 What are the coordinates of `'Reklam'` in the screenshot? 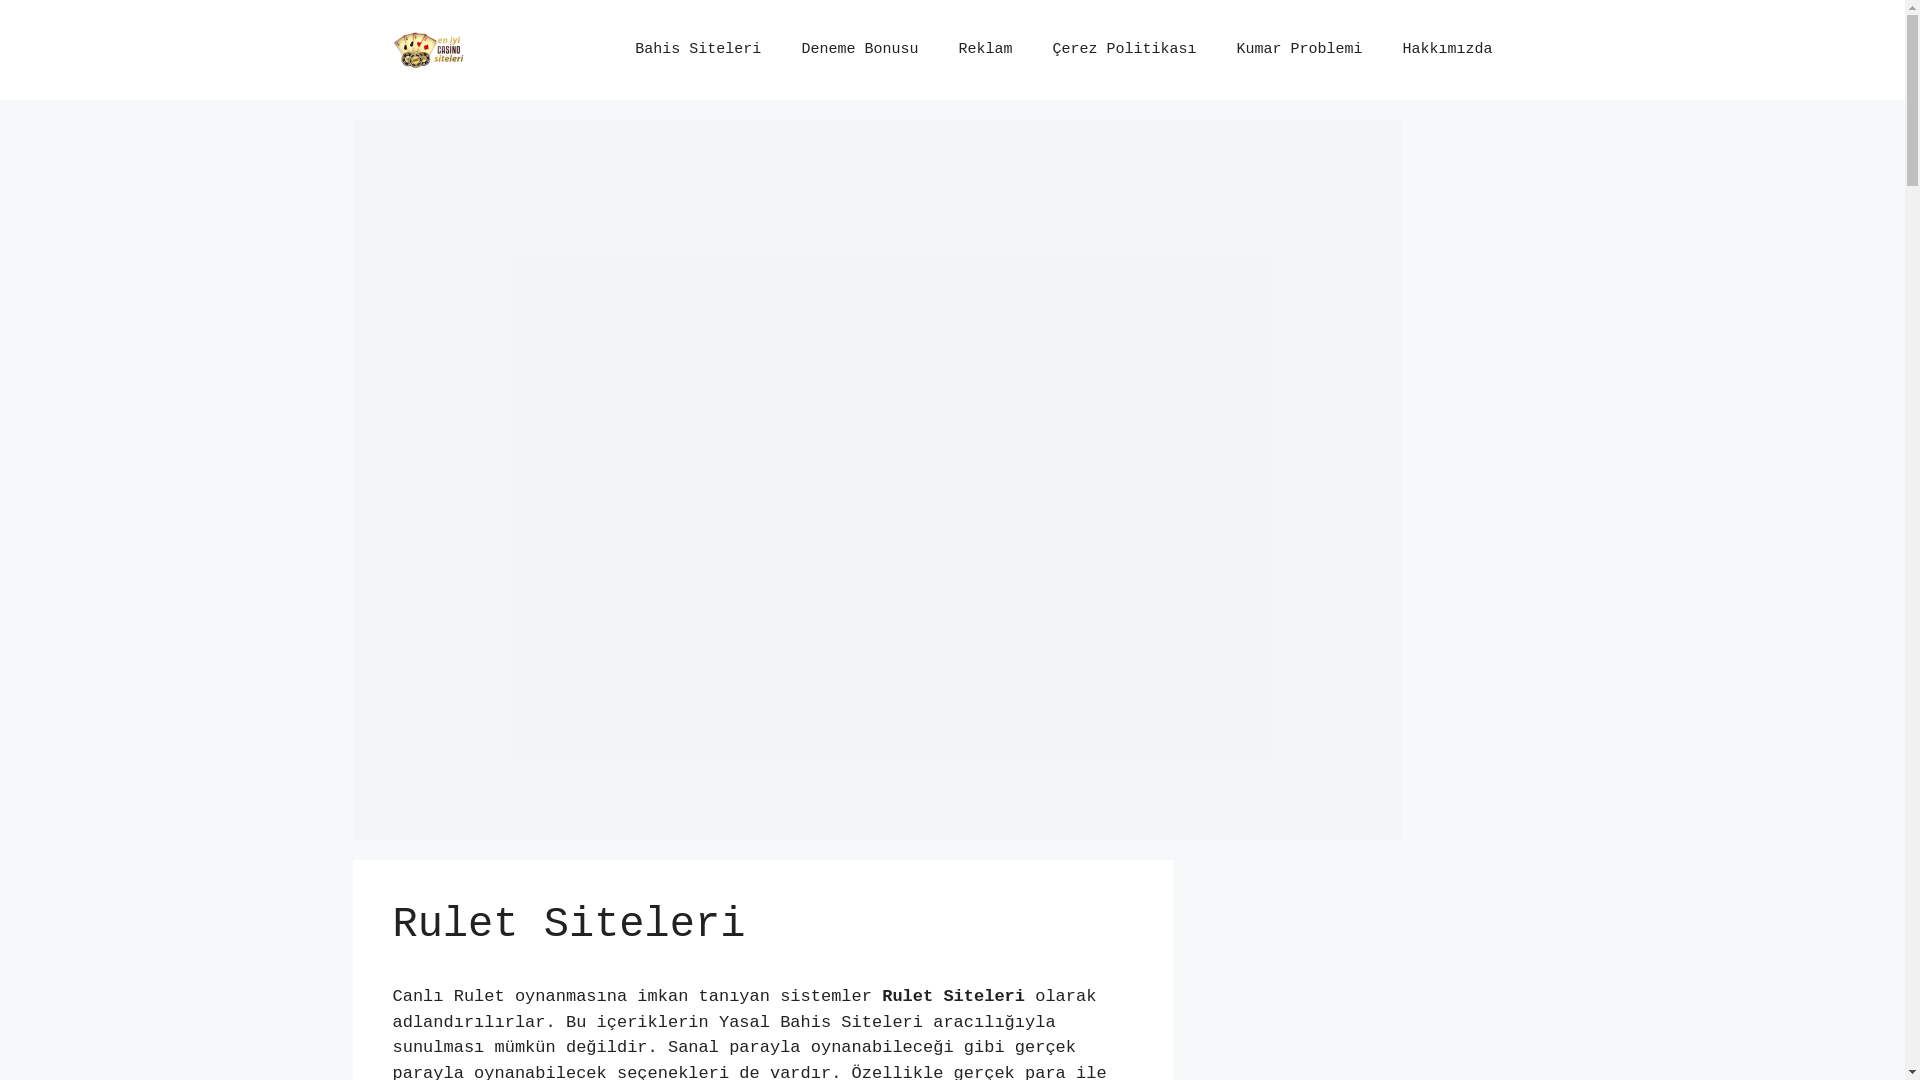 It's located at (984, 49).